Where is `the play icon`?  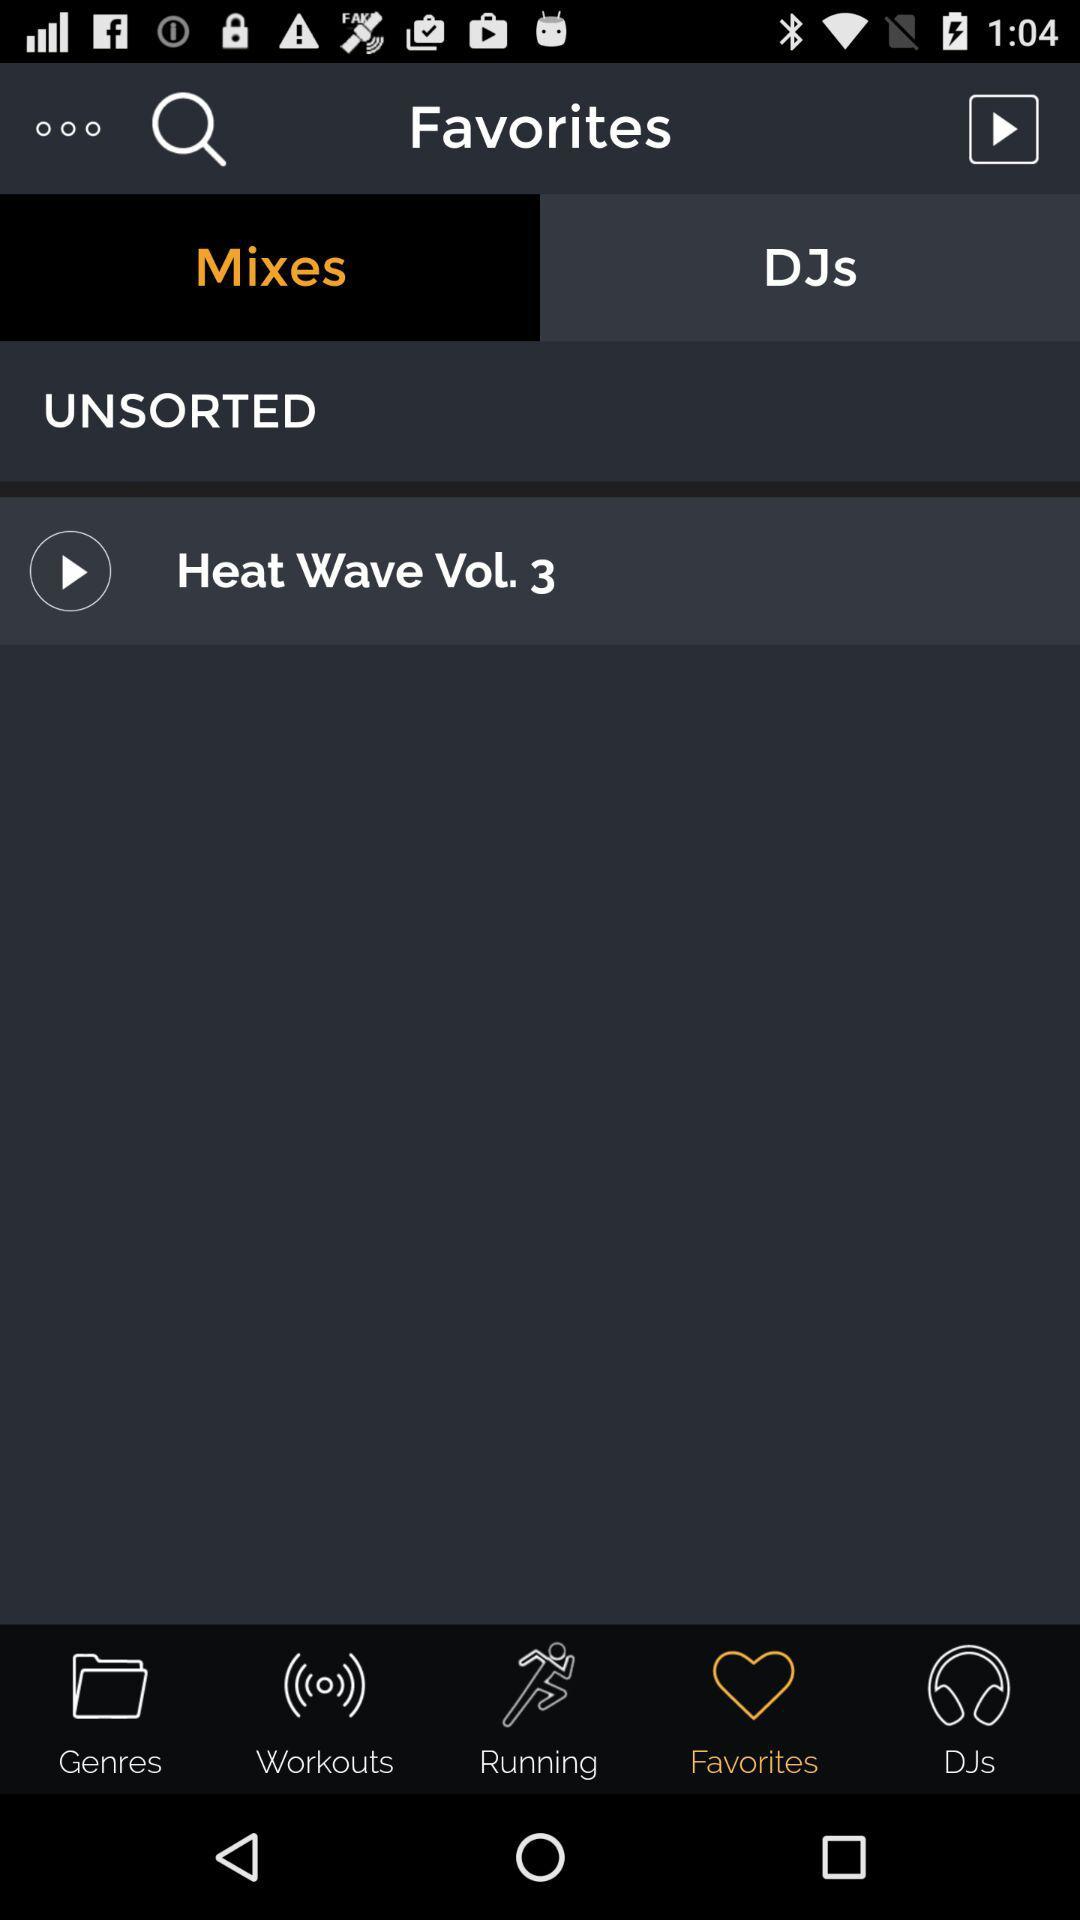 the play icon is located at coordinates (1009, 136).